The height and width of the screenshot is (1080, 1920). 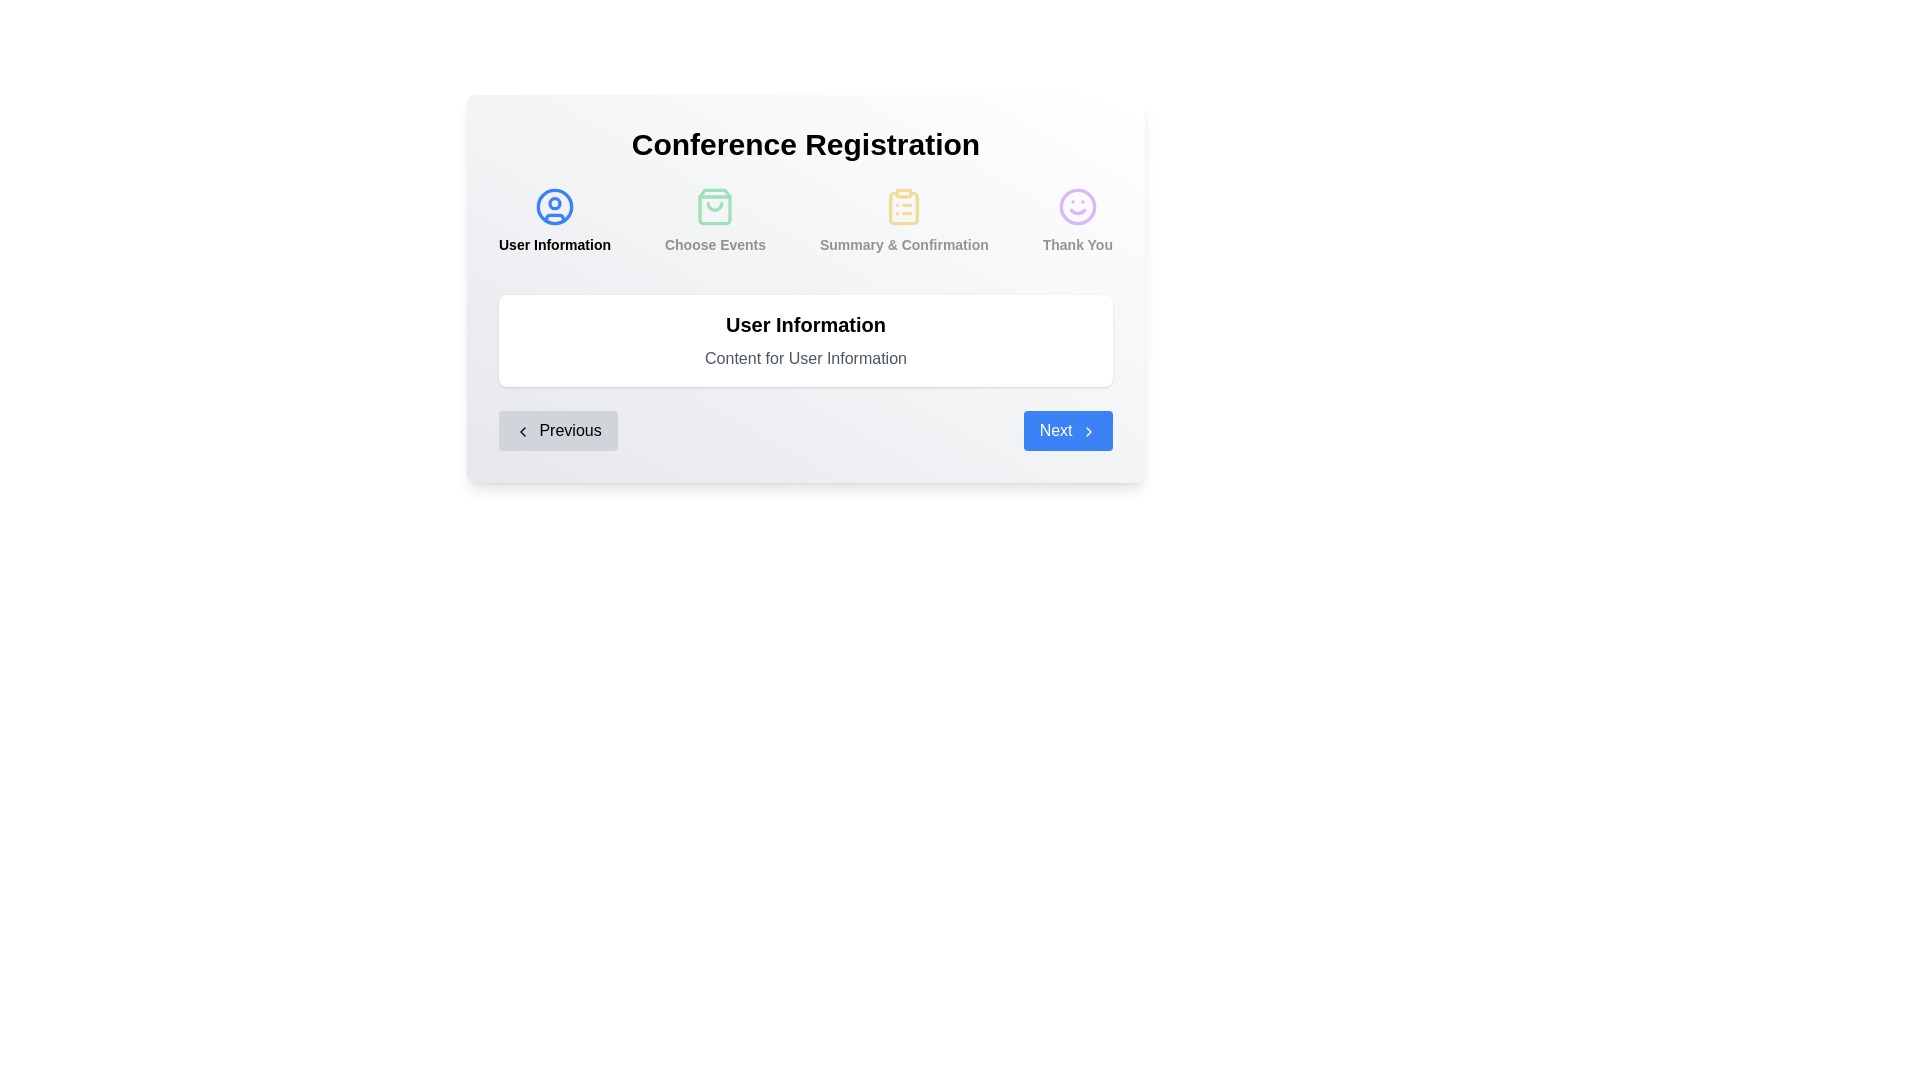 What do you see at coordinates (1076, 207) in the screenshot?
I see `the circular purple smiley face icon located to the right of the text 'Thank You', which is the fourth icon in a horizontal row of icons` at bounding box center [1076, 207].